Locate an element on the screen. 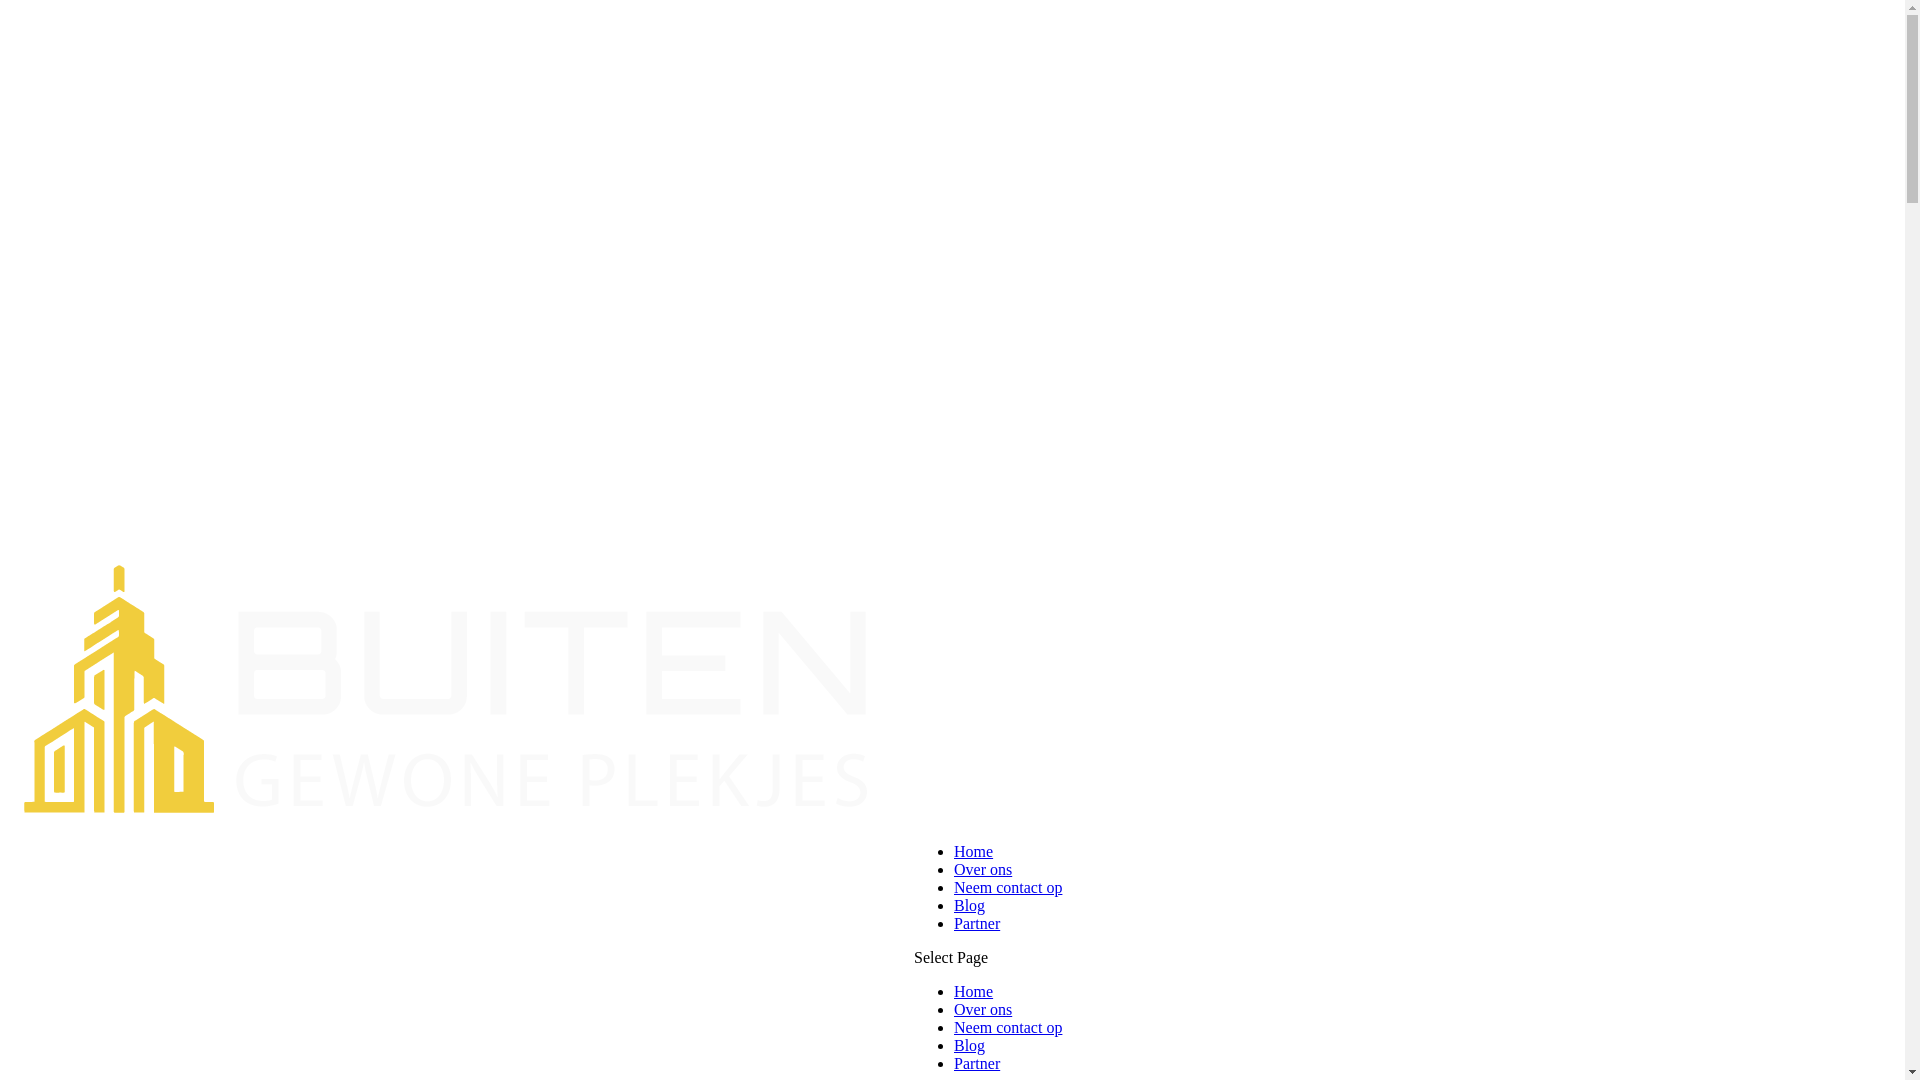  'Partner' is located at coordinates (977, 1062).